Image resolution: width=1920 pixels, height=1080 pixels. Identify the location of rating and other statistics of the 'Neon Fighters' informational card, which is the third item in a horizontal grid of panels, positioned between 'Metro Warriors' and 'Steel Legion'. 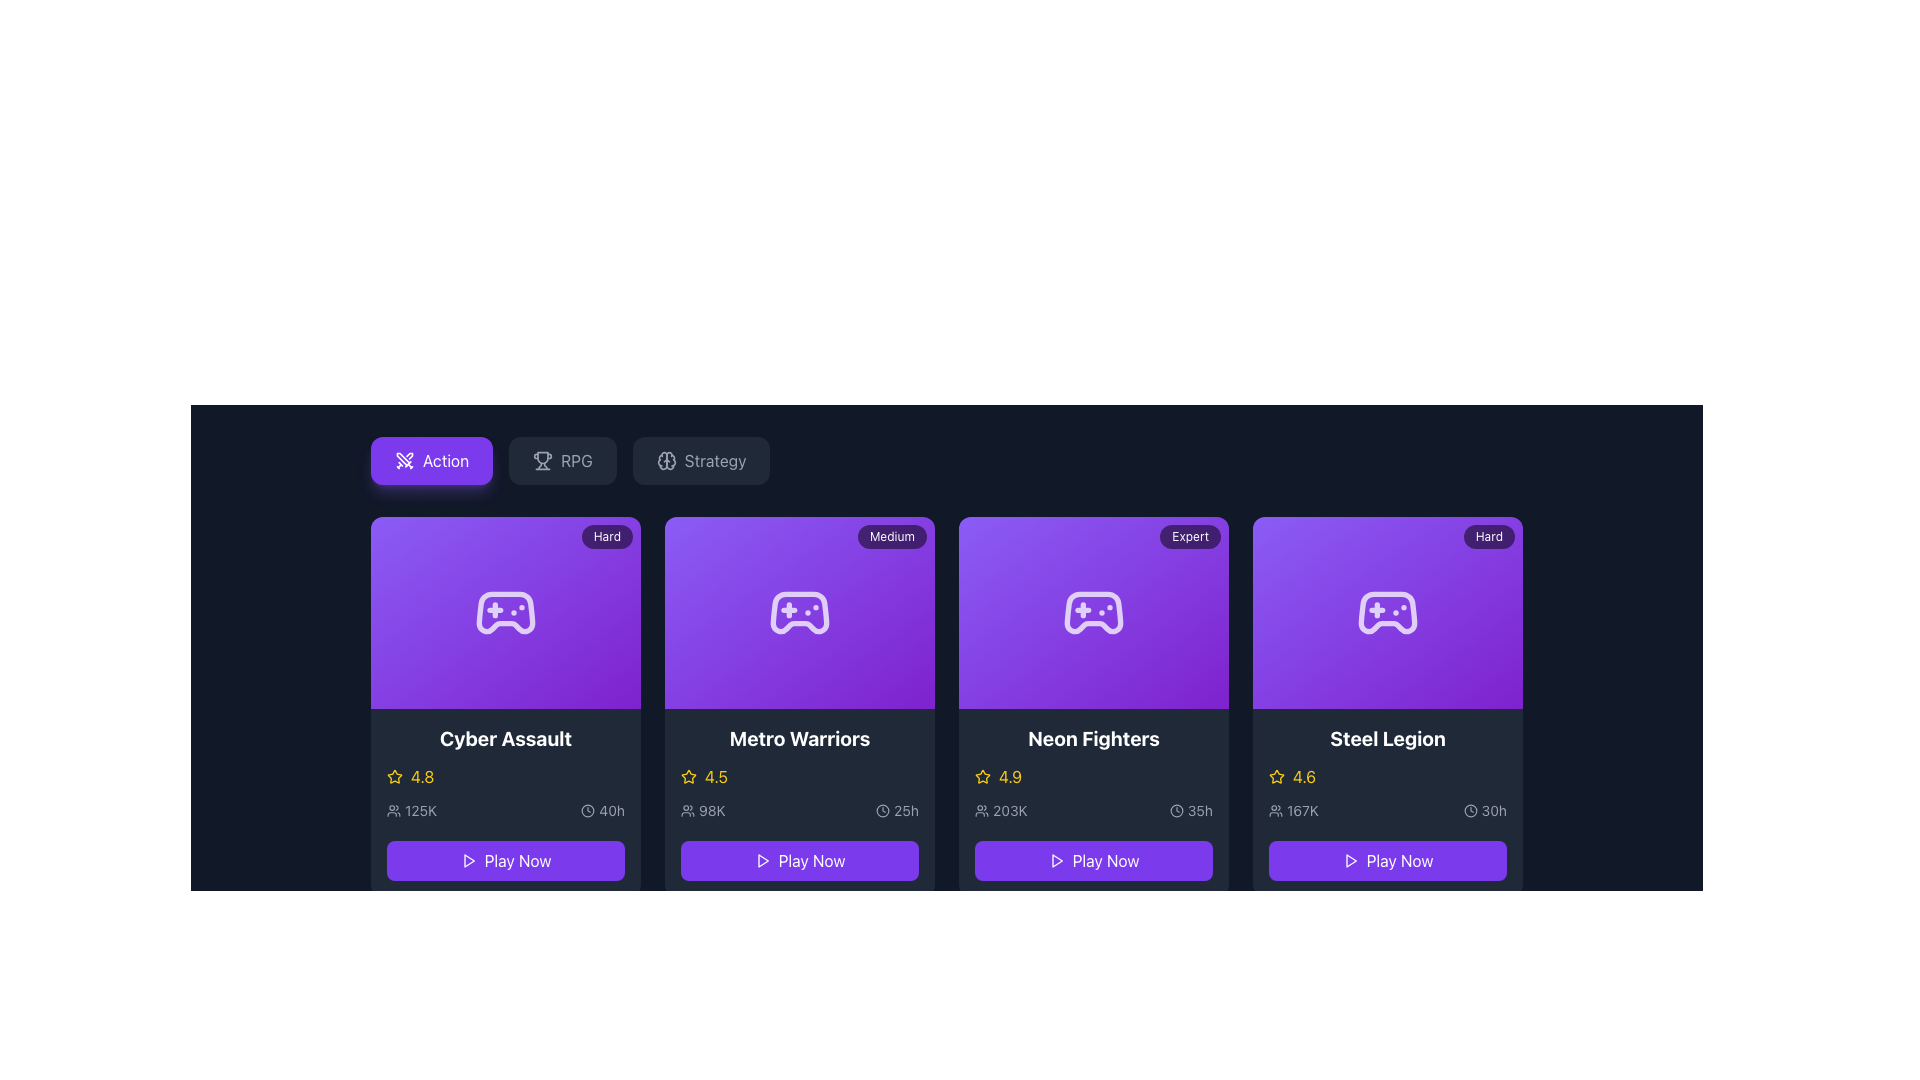
(1093, 801).